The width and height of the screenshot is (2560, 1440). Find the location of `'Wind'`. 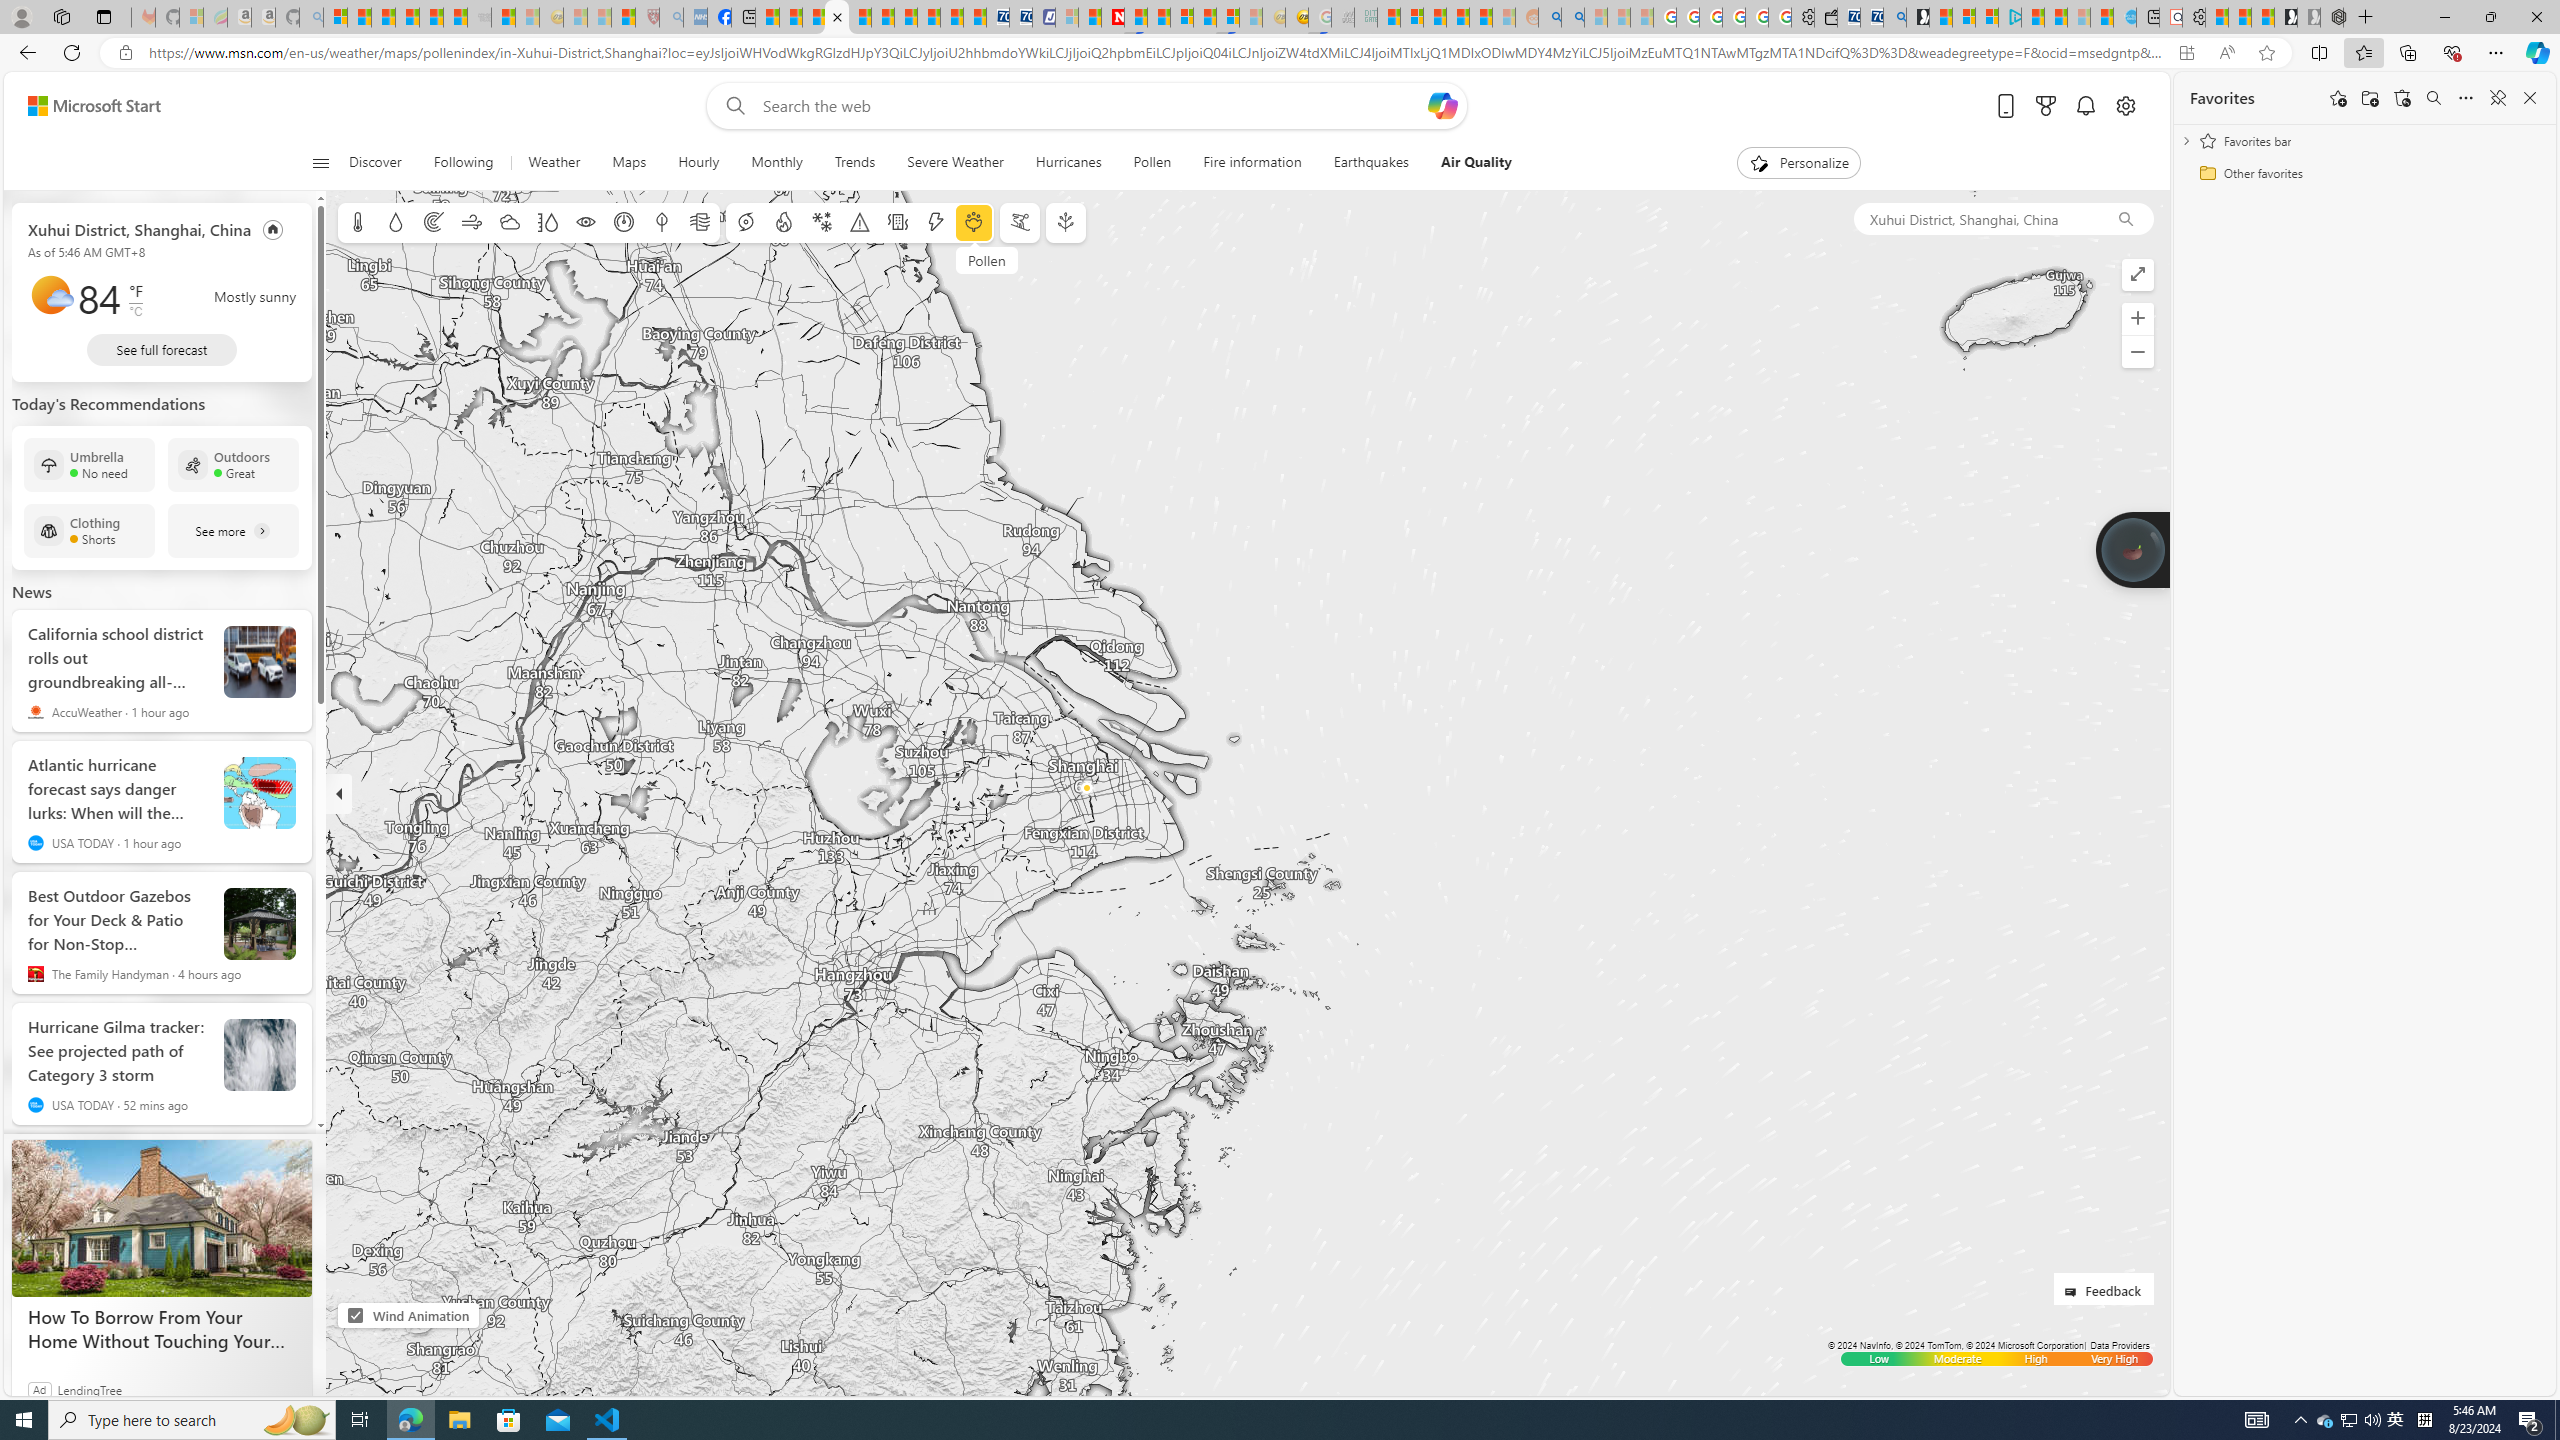

'Wind' is located at coordinates (470, 222).